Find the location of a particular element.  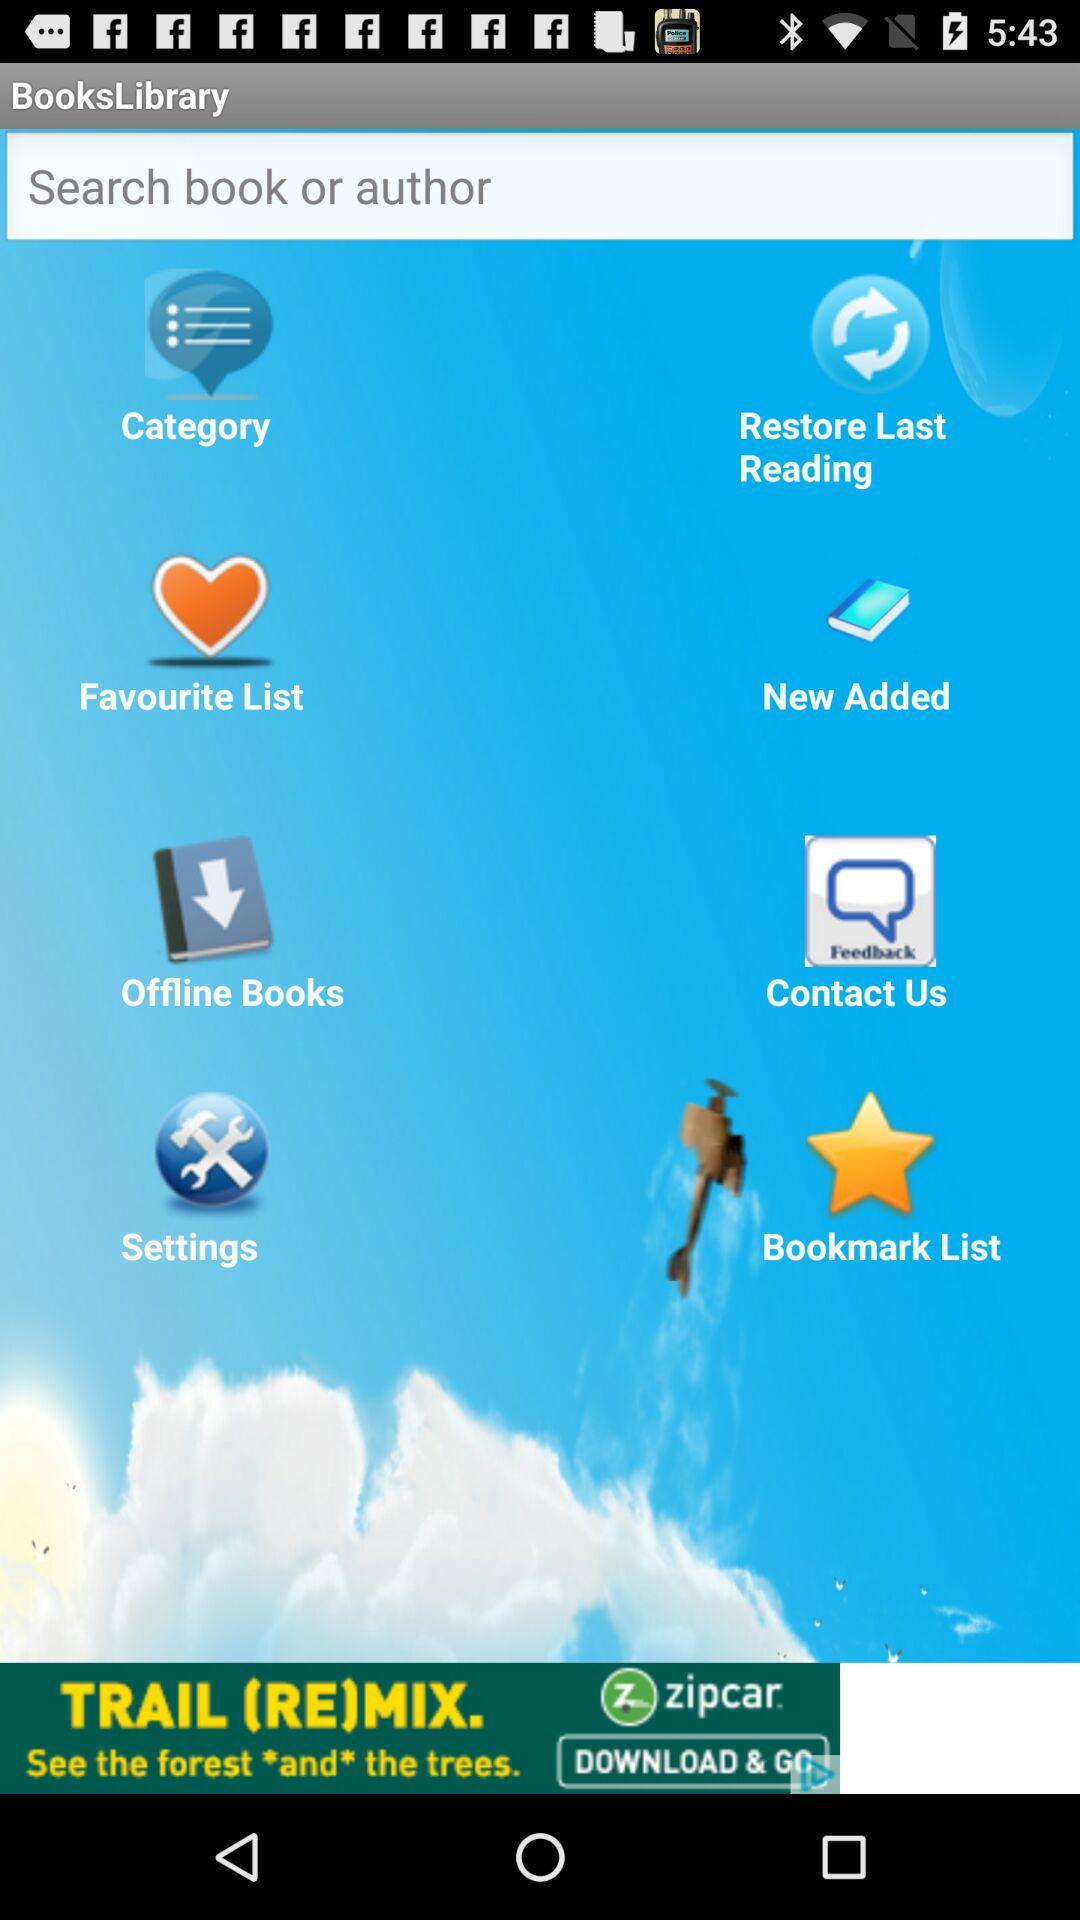

go bookmark list is located at coordinates (869, 1155).